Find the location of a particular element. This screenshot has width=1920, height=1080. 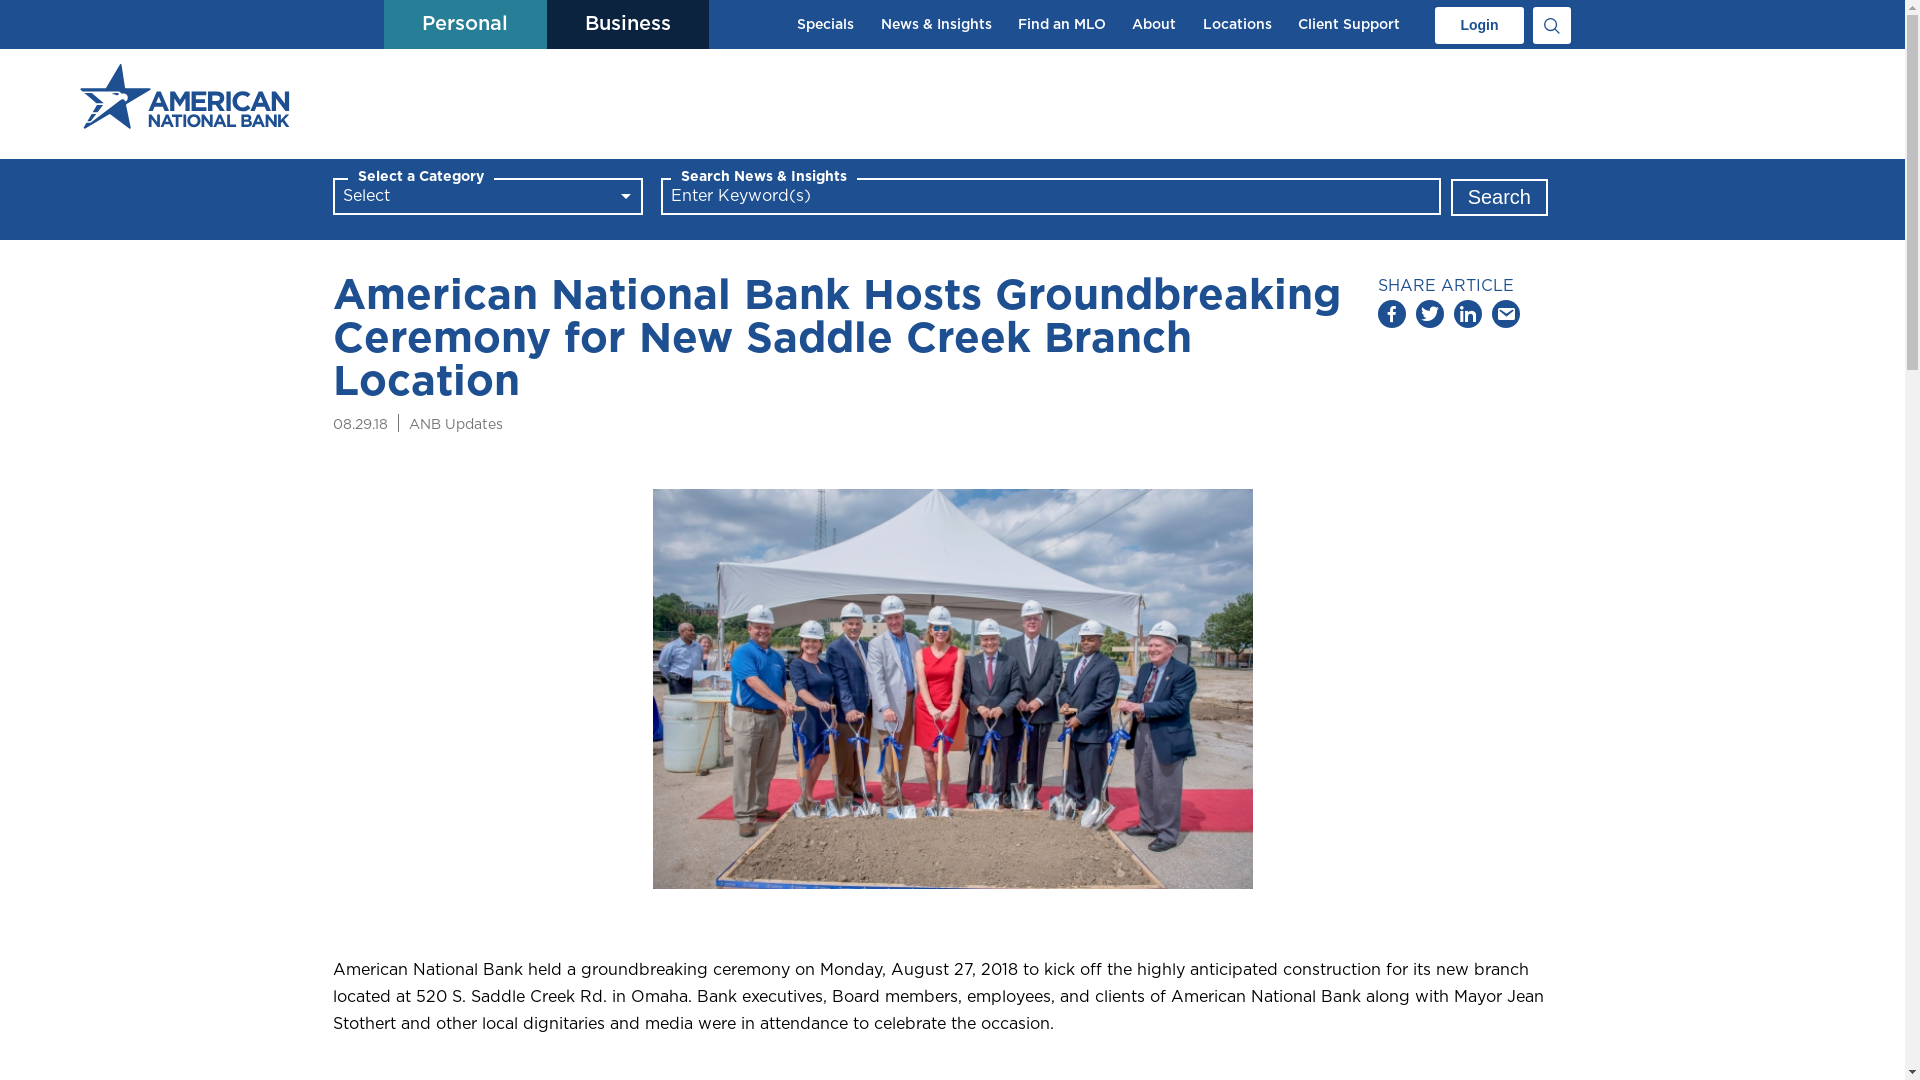

'Search' is located at coordinates (1499, 196).